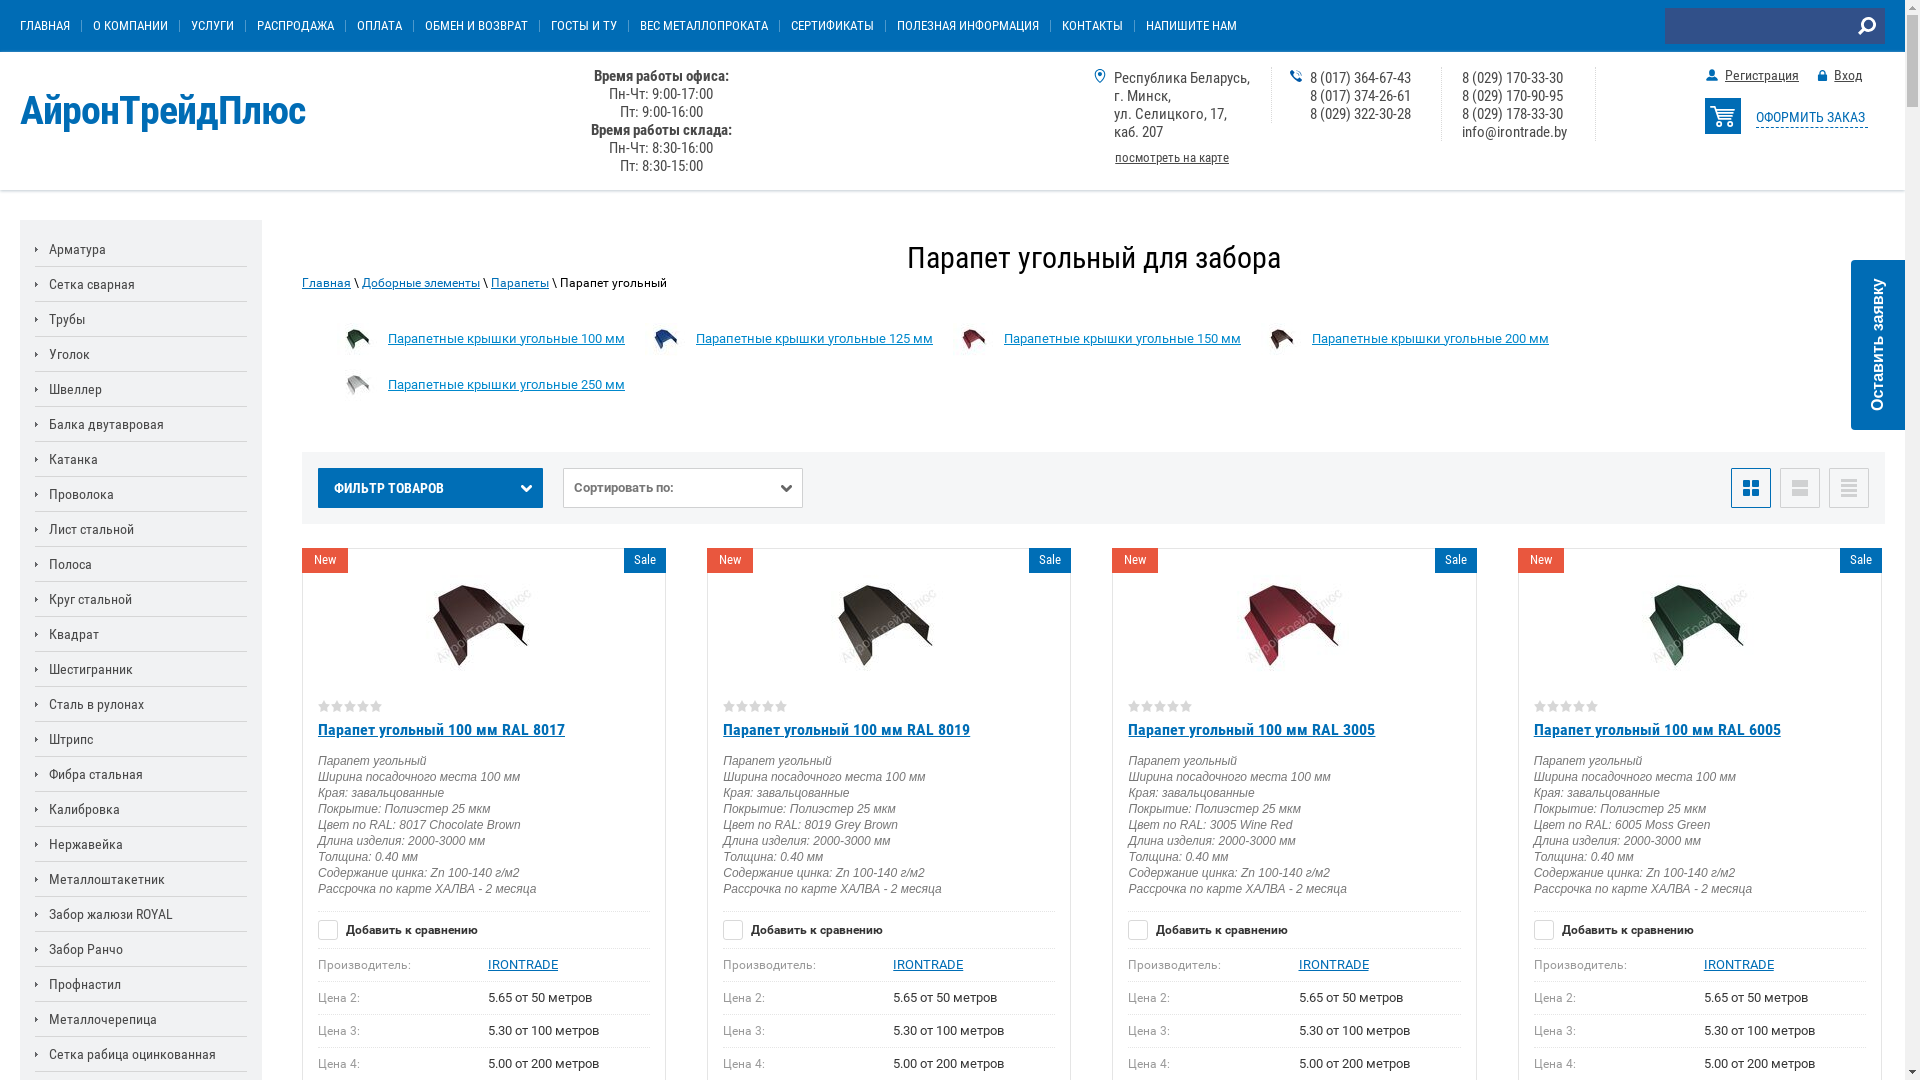 This screenshot has width=1920, height=1080. What do you see at coordinates (1310, 96) in the screenshot?
I see `'8 (017) 374-26-61'` at bounding box center [1310, 96].